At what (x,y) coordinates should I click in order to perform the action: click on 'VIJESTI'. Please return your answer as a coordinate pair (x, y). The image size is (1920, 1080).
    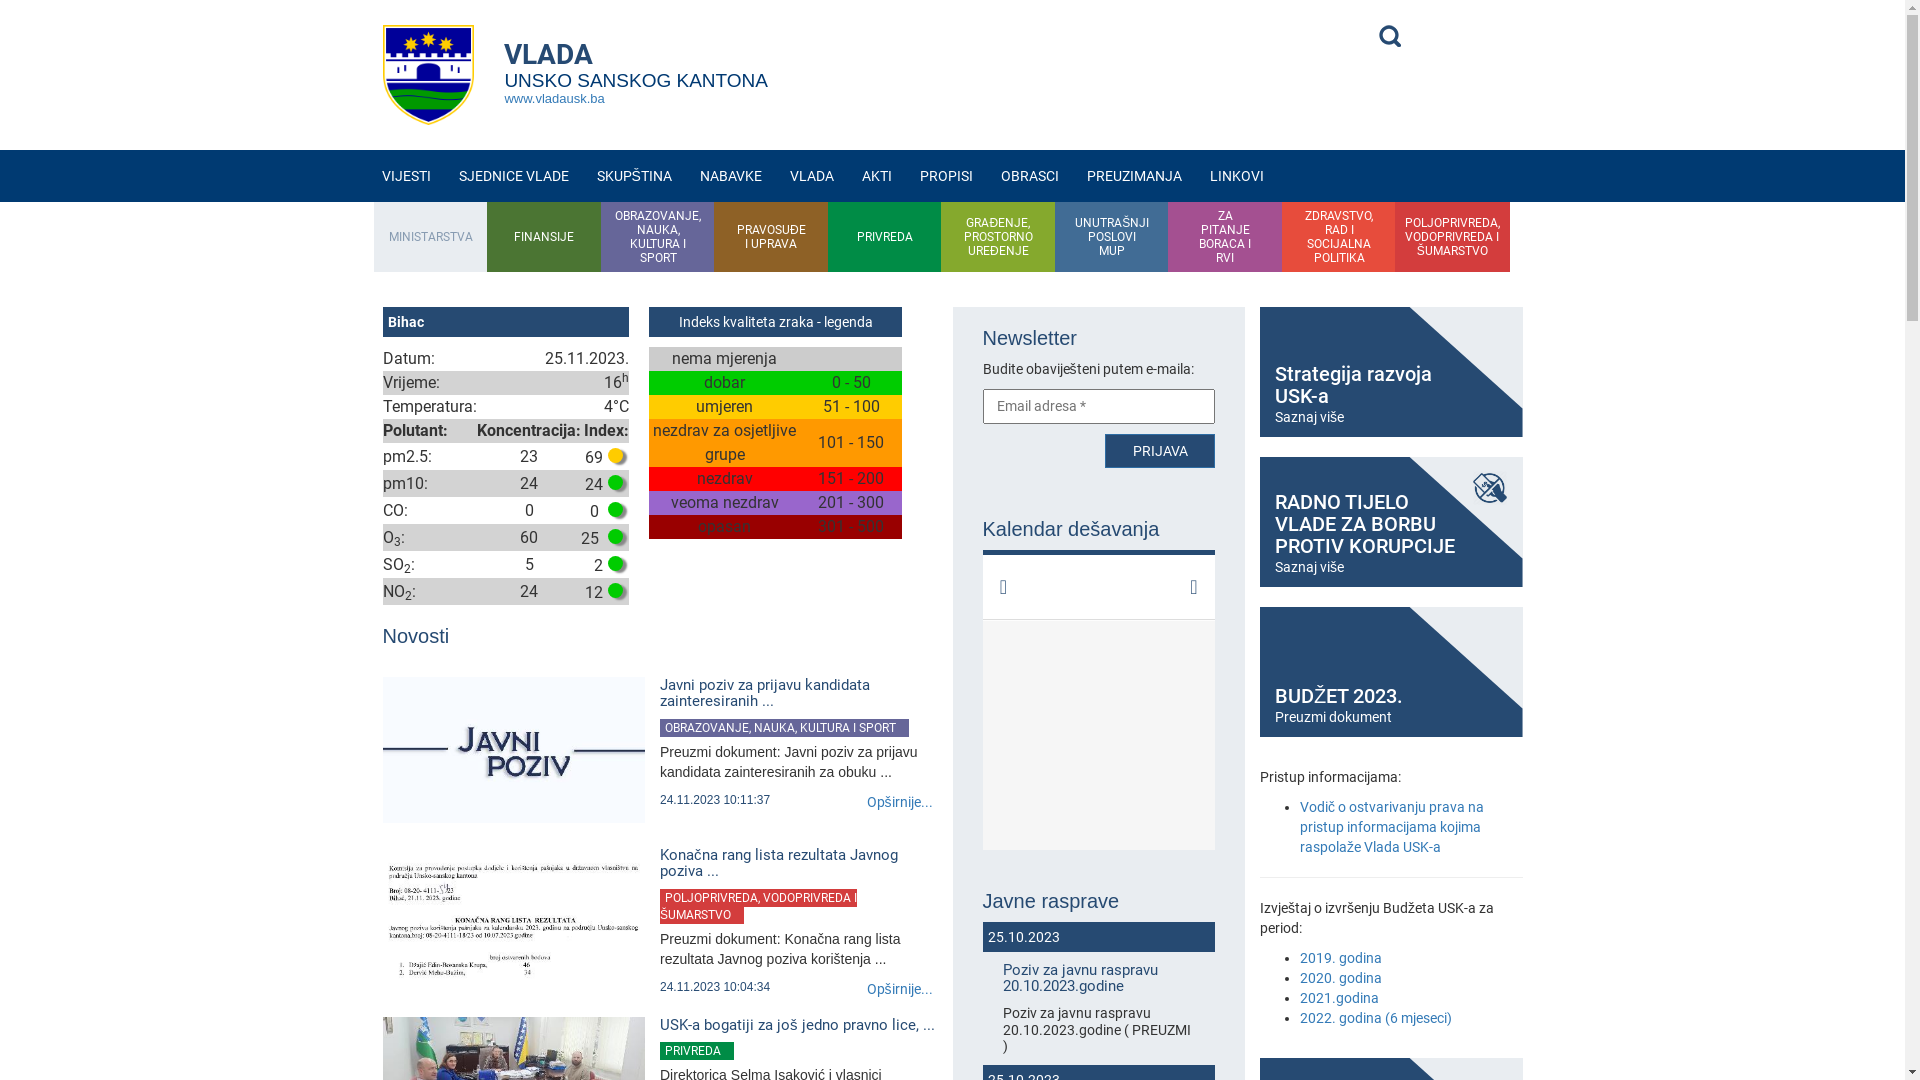
    Looking at the image, I should click on (405, 175).